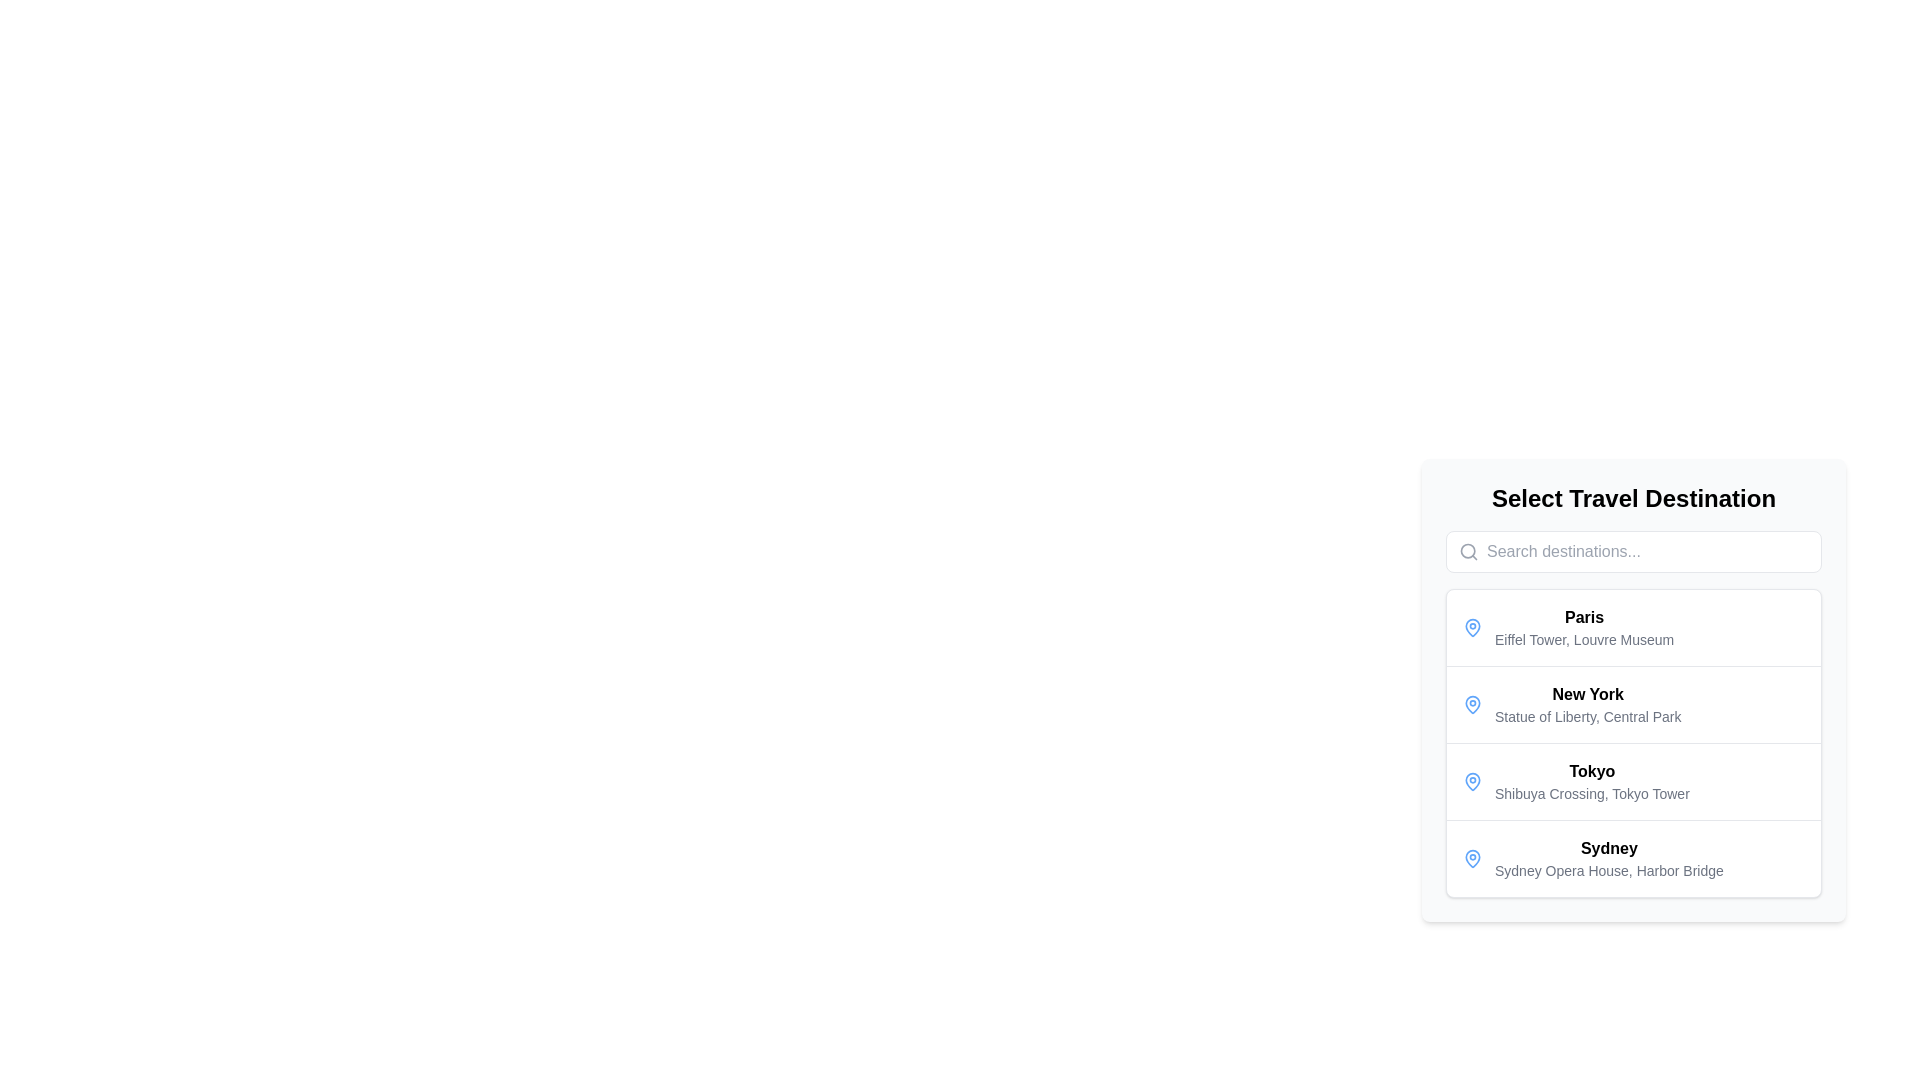  Describe the element at coordinates (1609, 848) in the screenshot. I see `the title header label for the travel destination 'Sydney' located in the bottommost travel destination card above the detailed description` at that location.